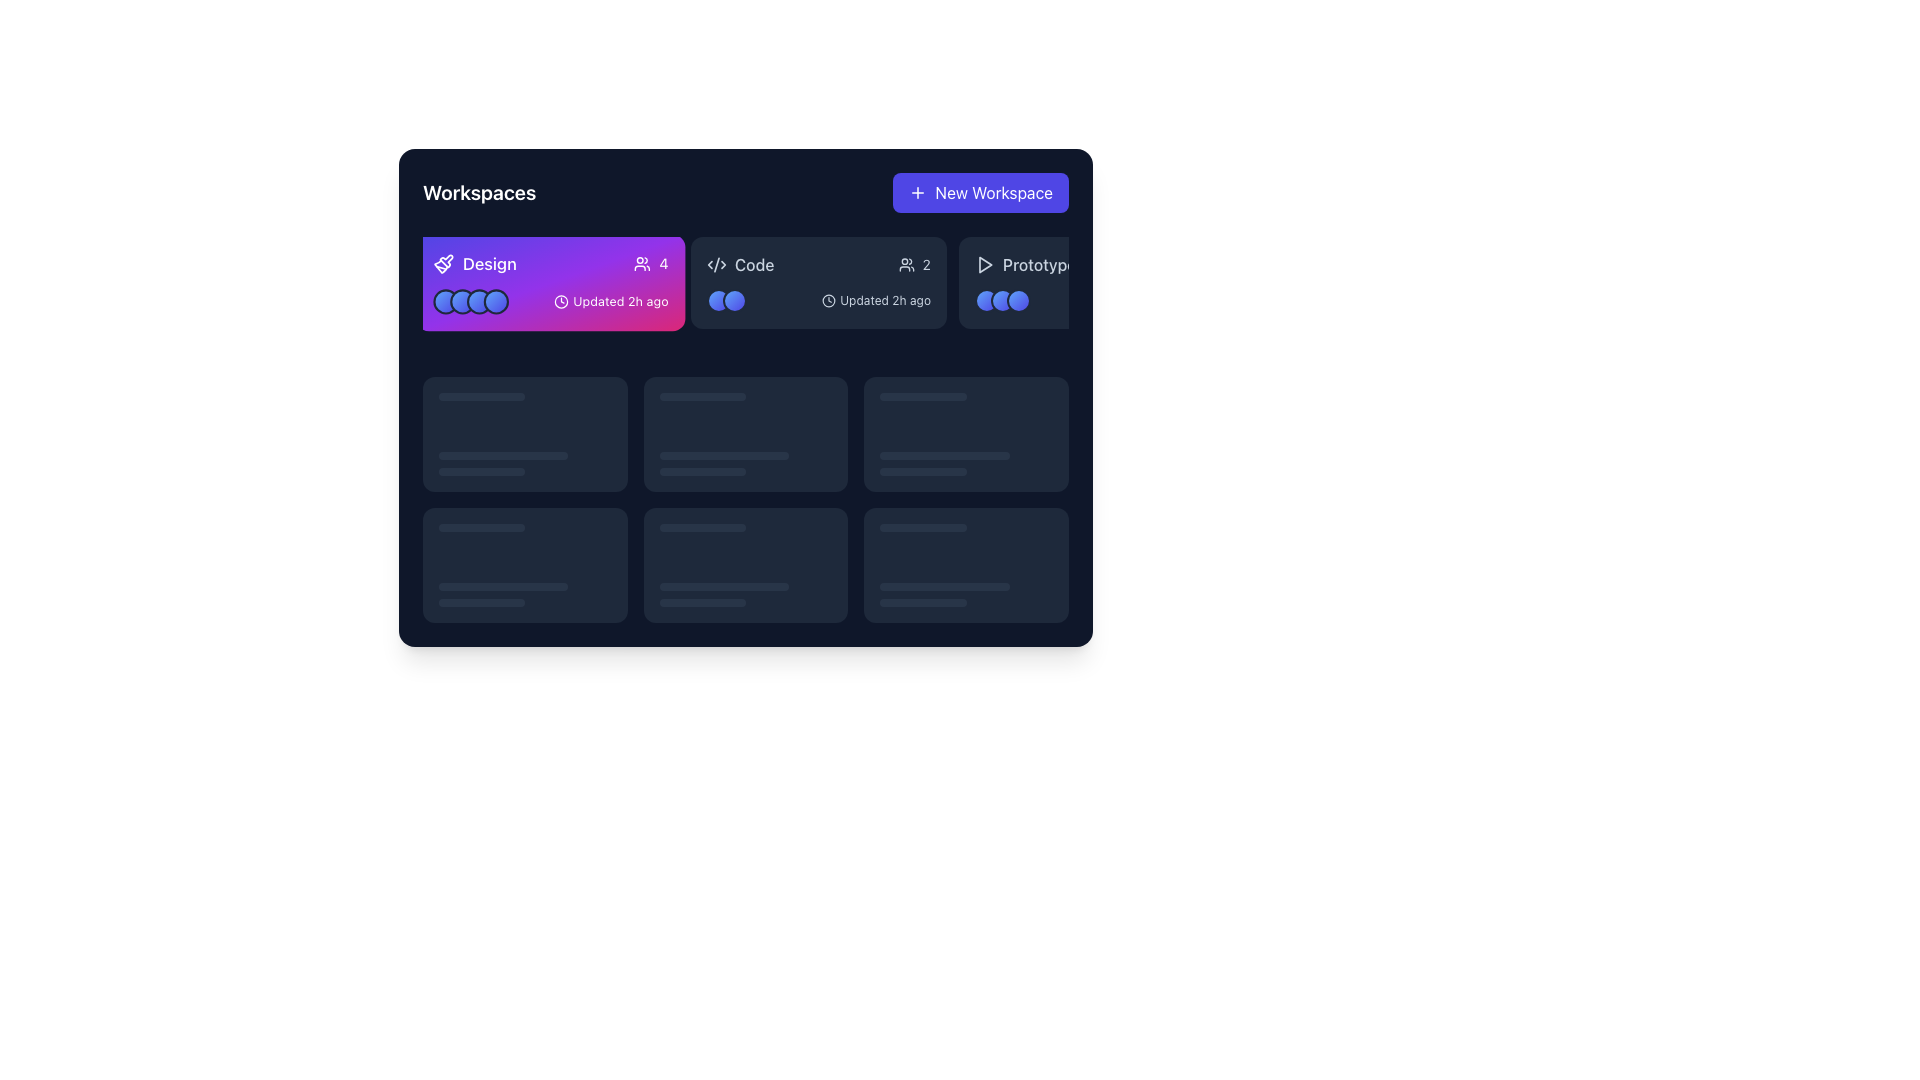 The width and height of the screenshot is (1920, 1080). I want to click on the second circular Avatar-like UI component with a gradient fill transitioning from blue to indigo, located inside the 'Prototype' workspace panel near the top-right of the interface, so click(1003, 300).